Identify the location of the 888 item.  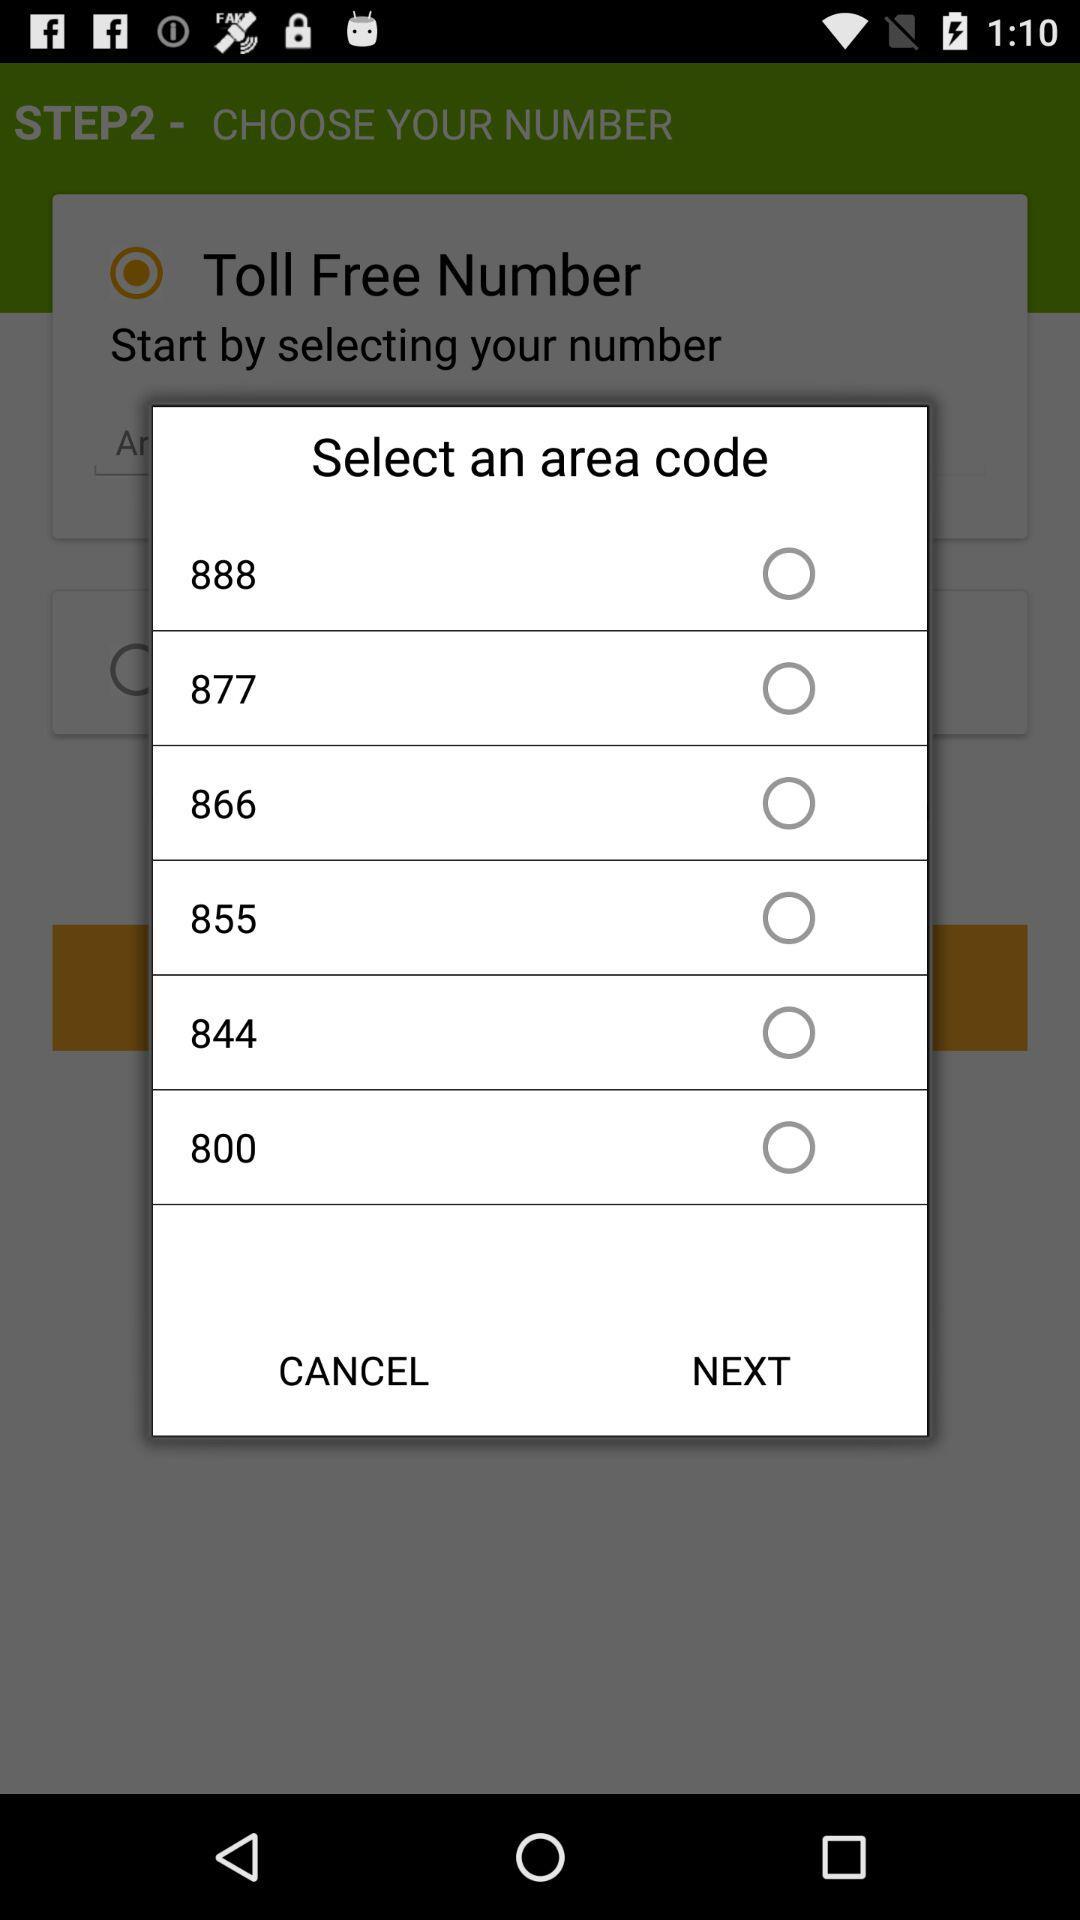
(424, 572).